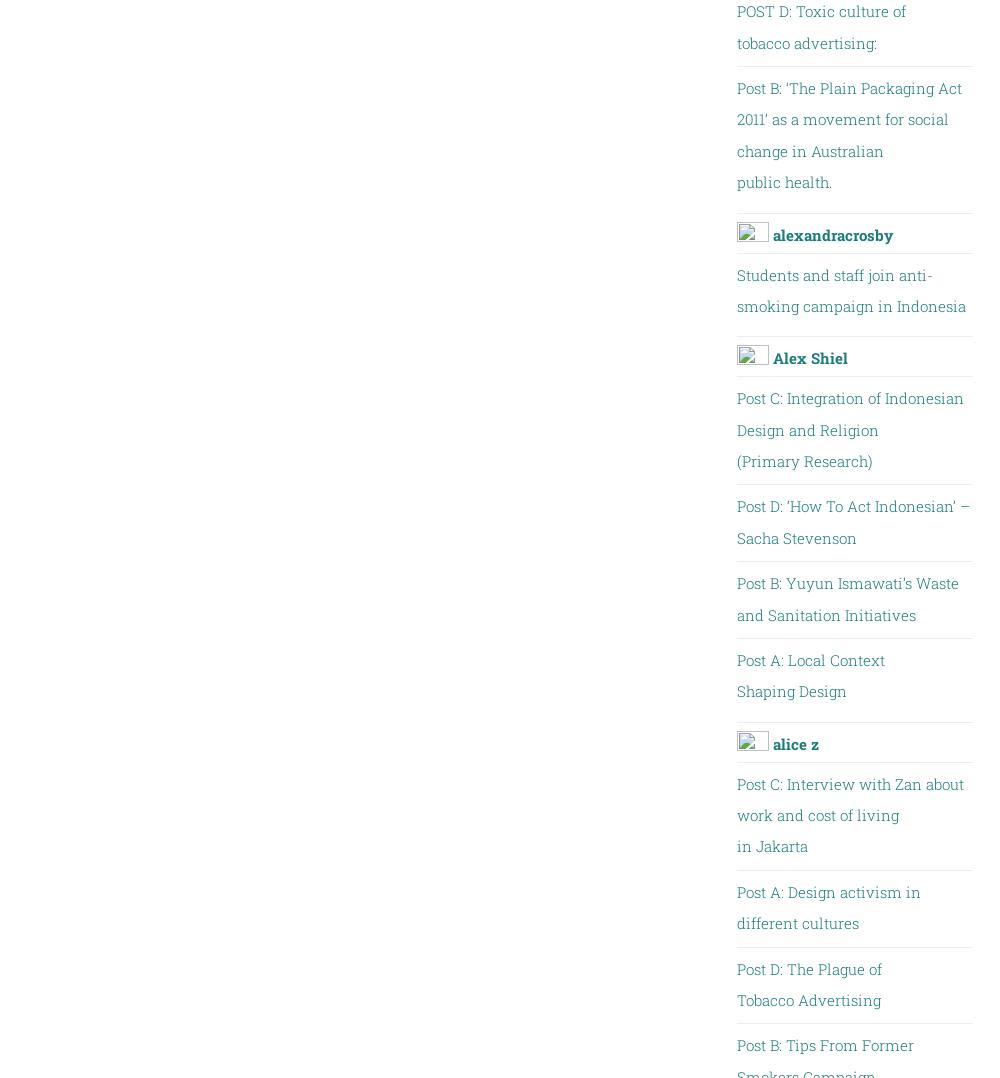  What do you see at coordinates (795, 742) in the screenshot?
I see `'alice z'` at bounding box center [795, 742].